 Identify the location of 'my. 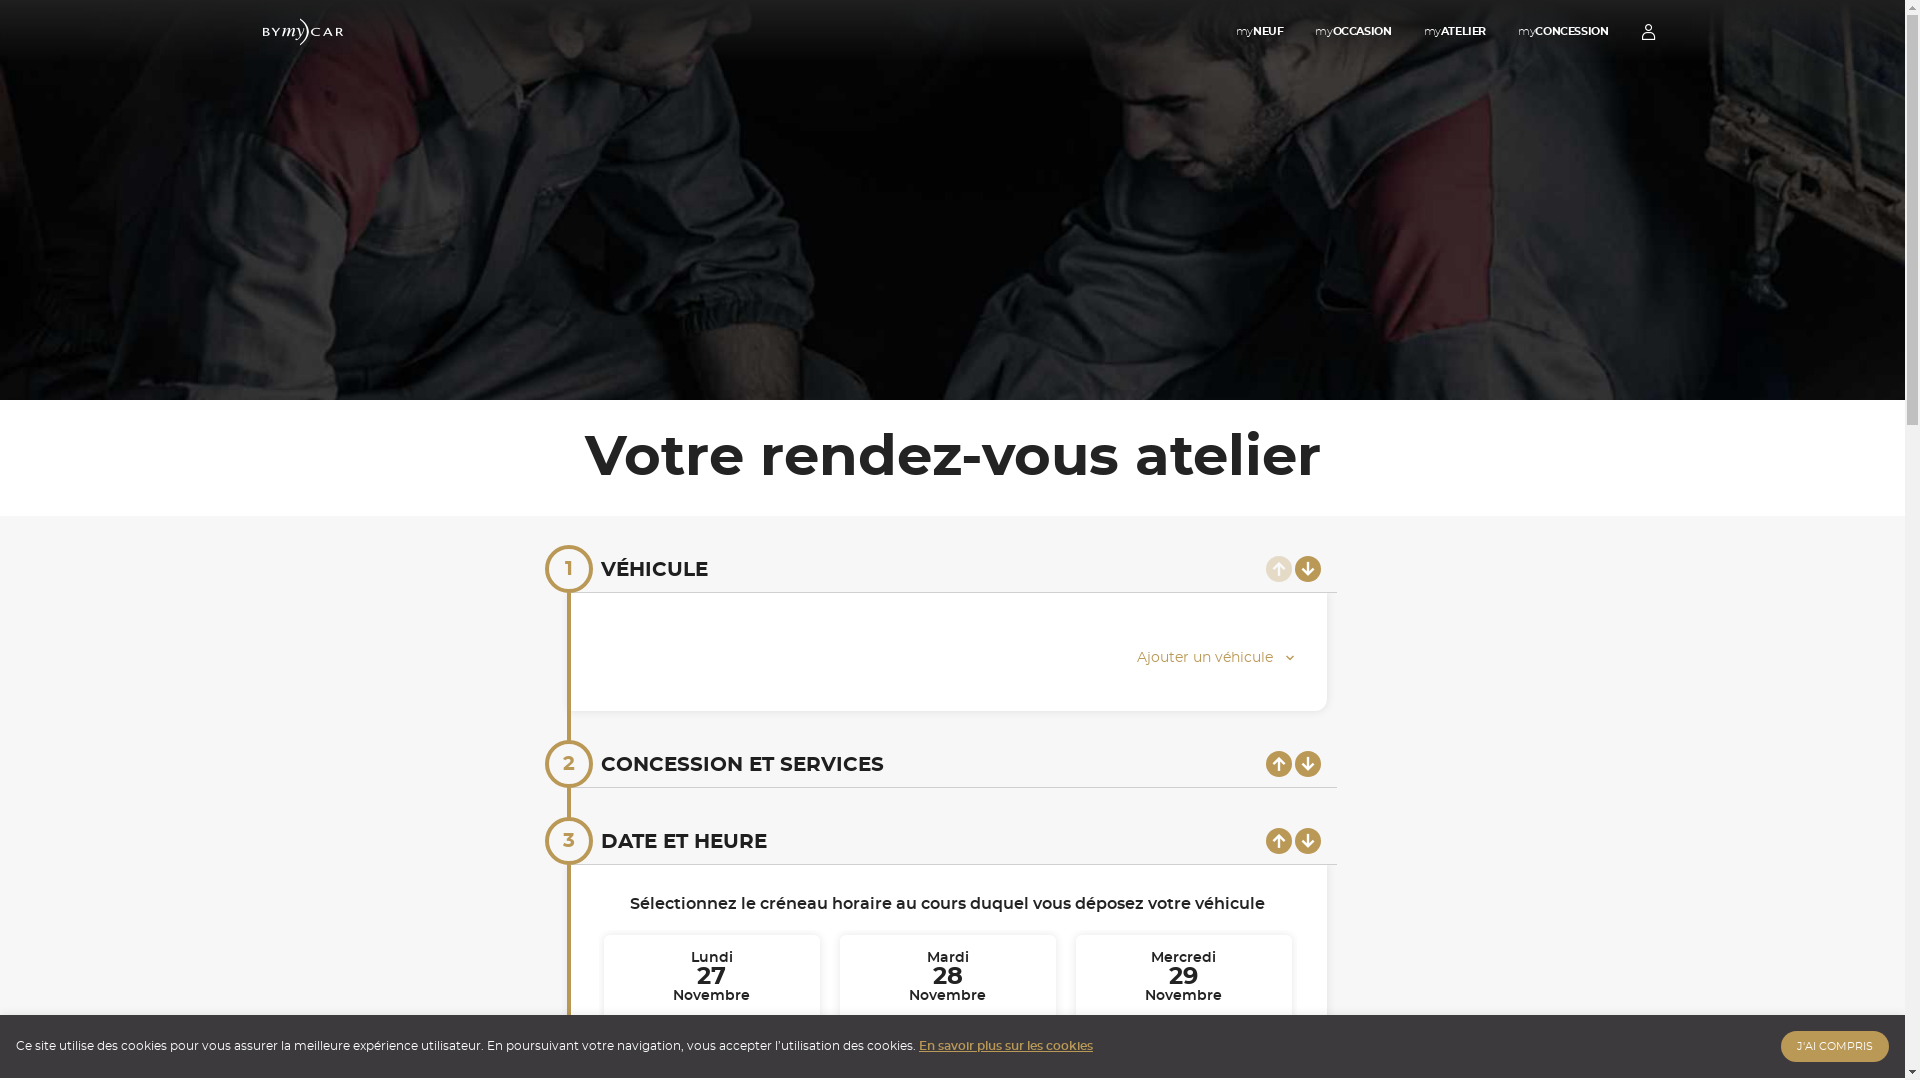
(1455, 31).